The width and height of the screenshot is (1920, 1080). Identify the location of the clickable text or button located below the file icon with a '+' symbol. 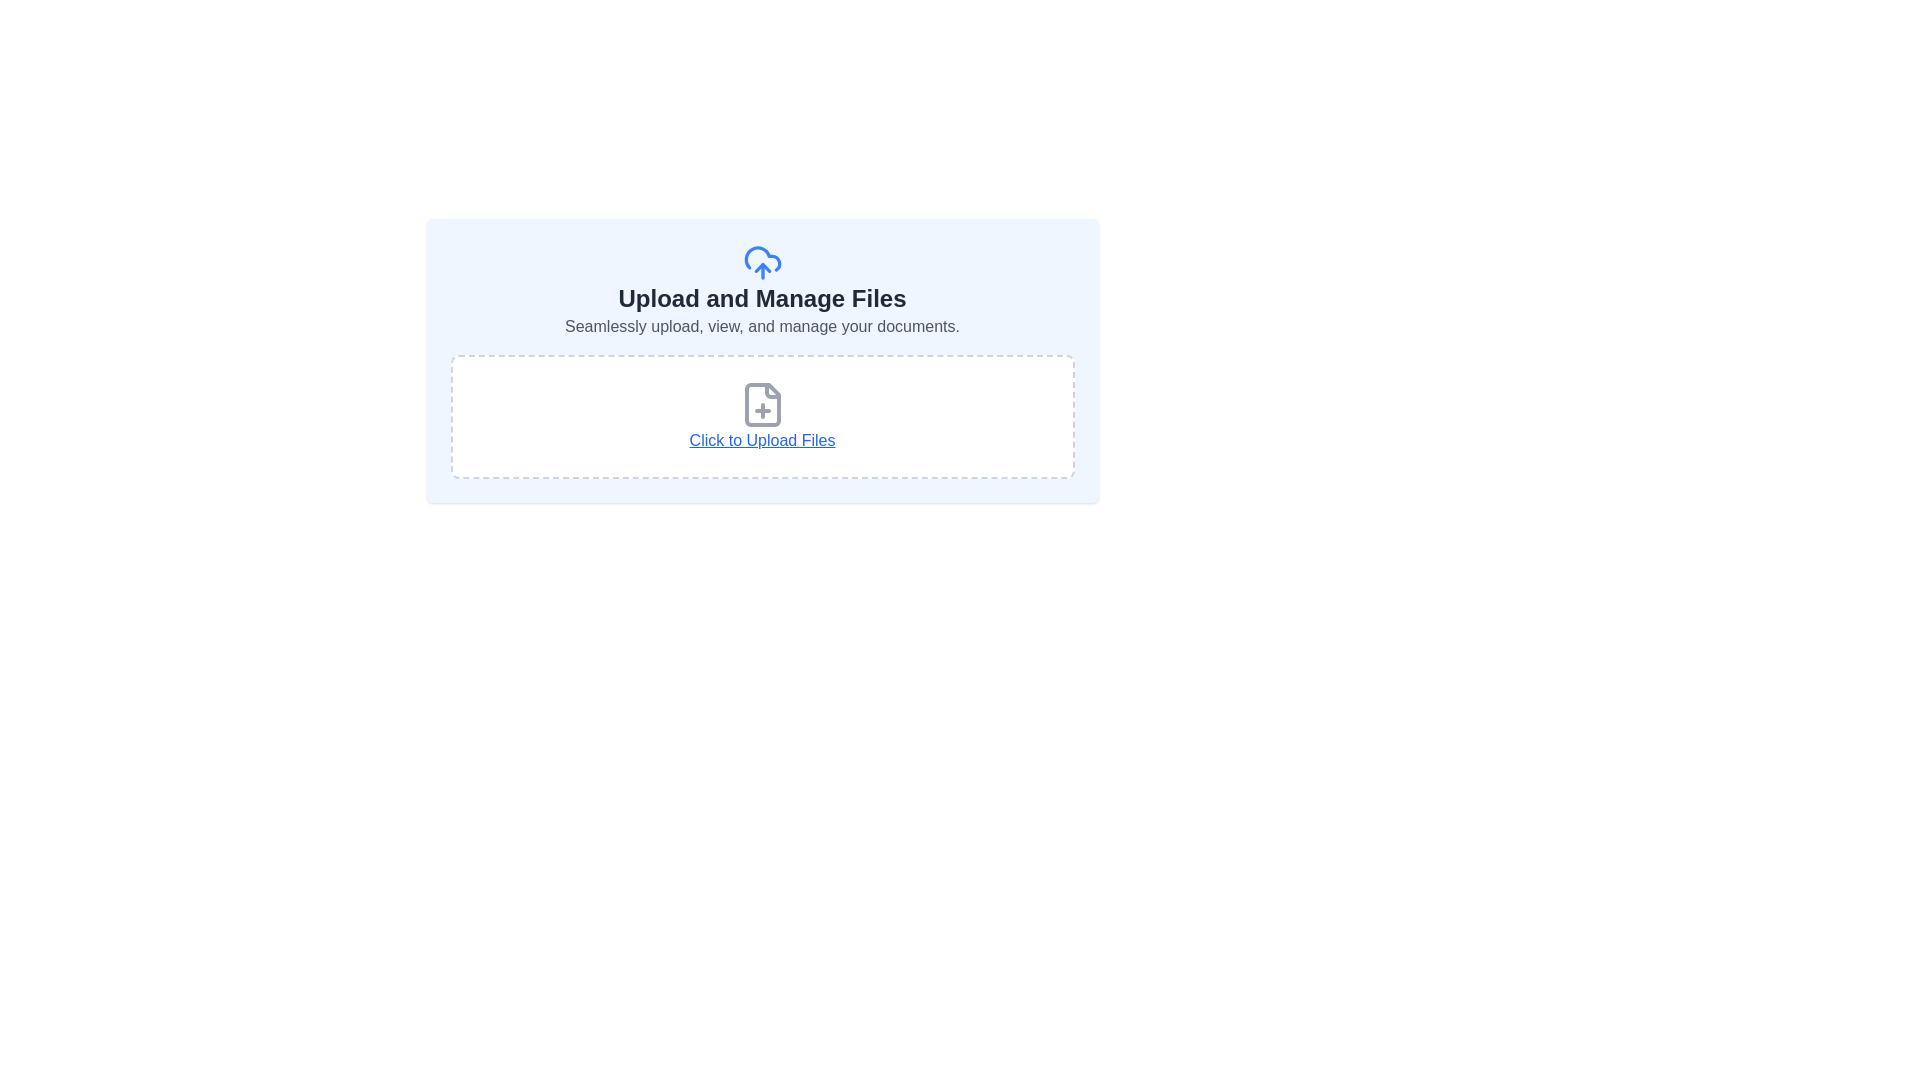
(761, 415).